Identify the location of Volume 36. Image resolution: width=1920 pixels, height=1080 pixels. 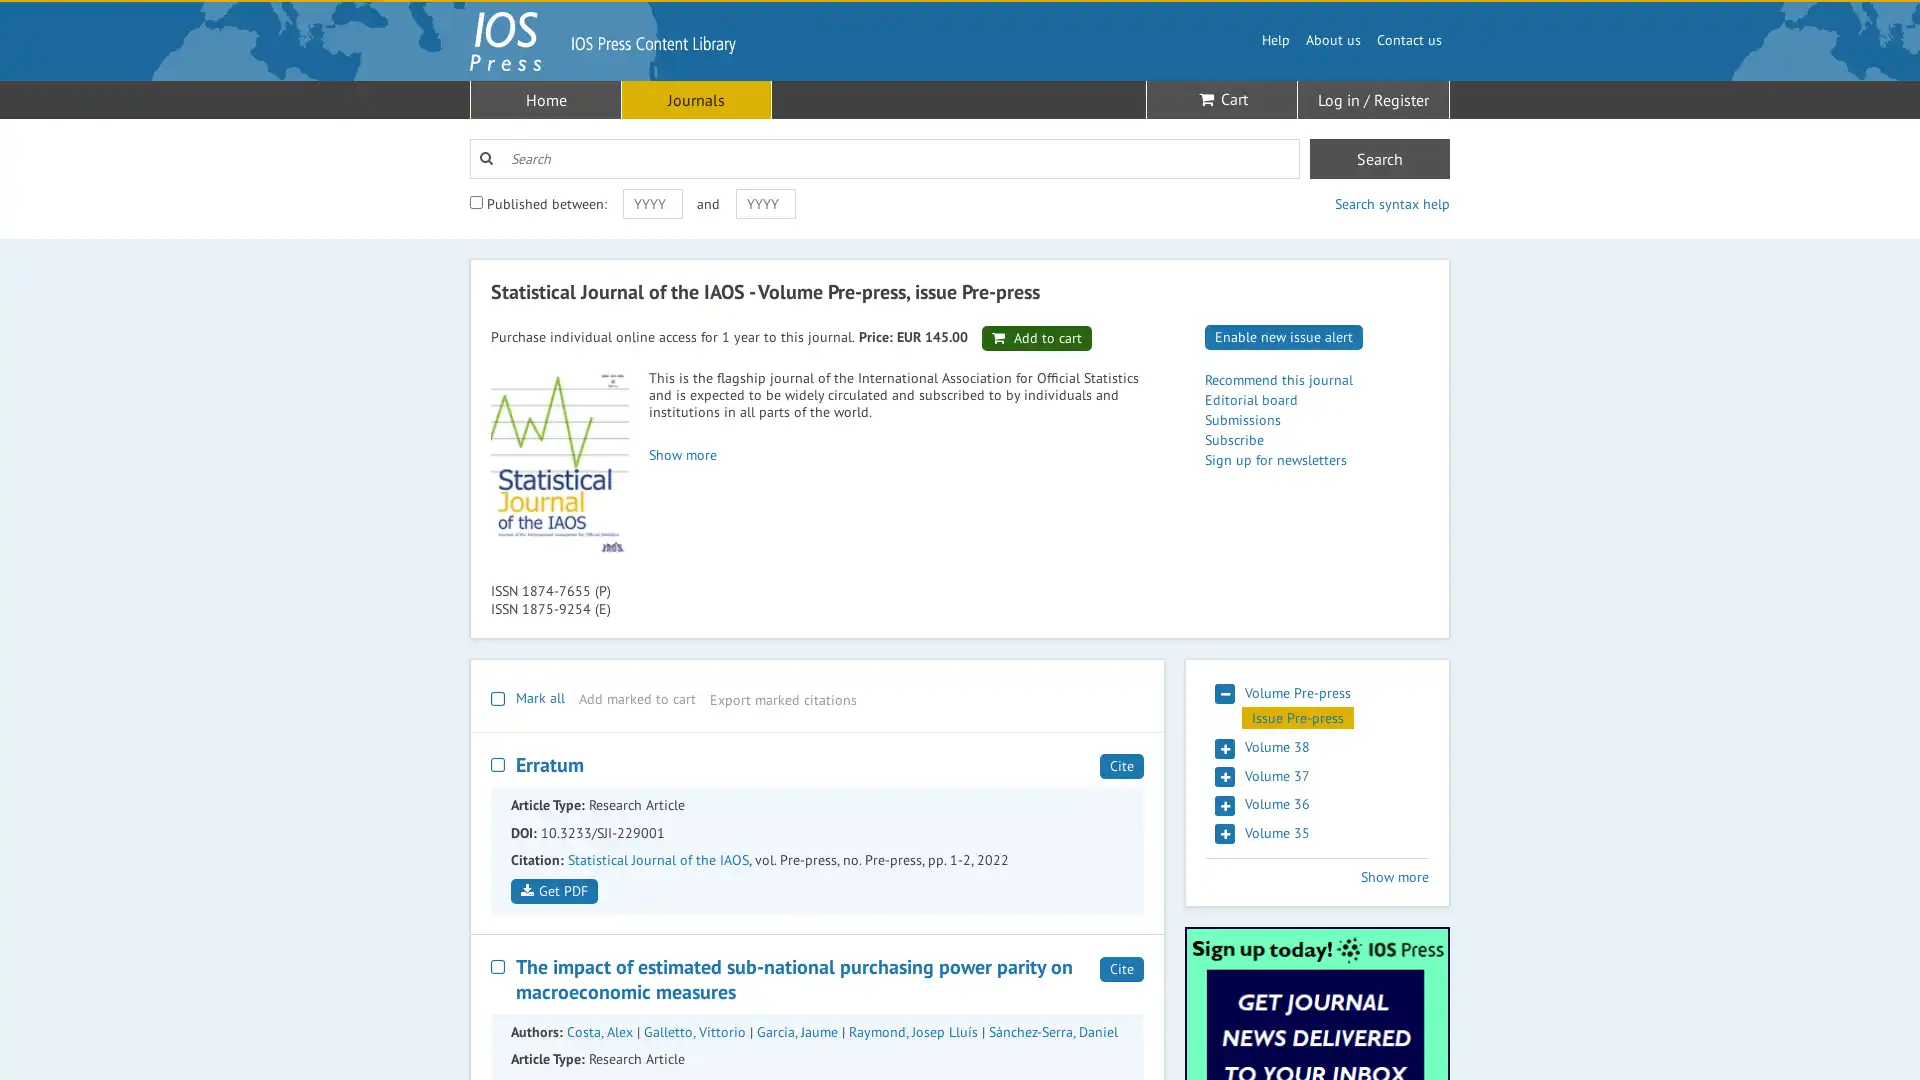
(1261, 804).